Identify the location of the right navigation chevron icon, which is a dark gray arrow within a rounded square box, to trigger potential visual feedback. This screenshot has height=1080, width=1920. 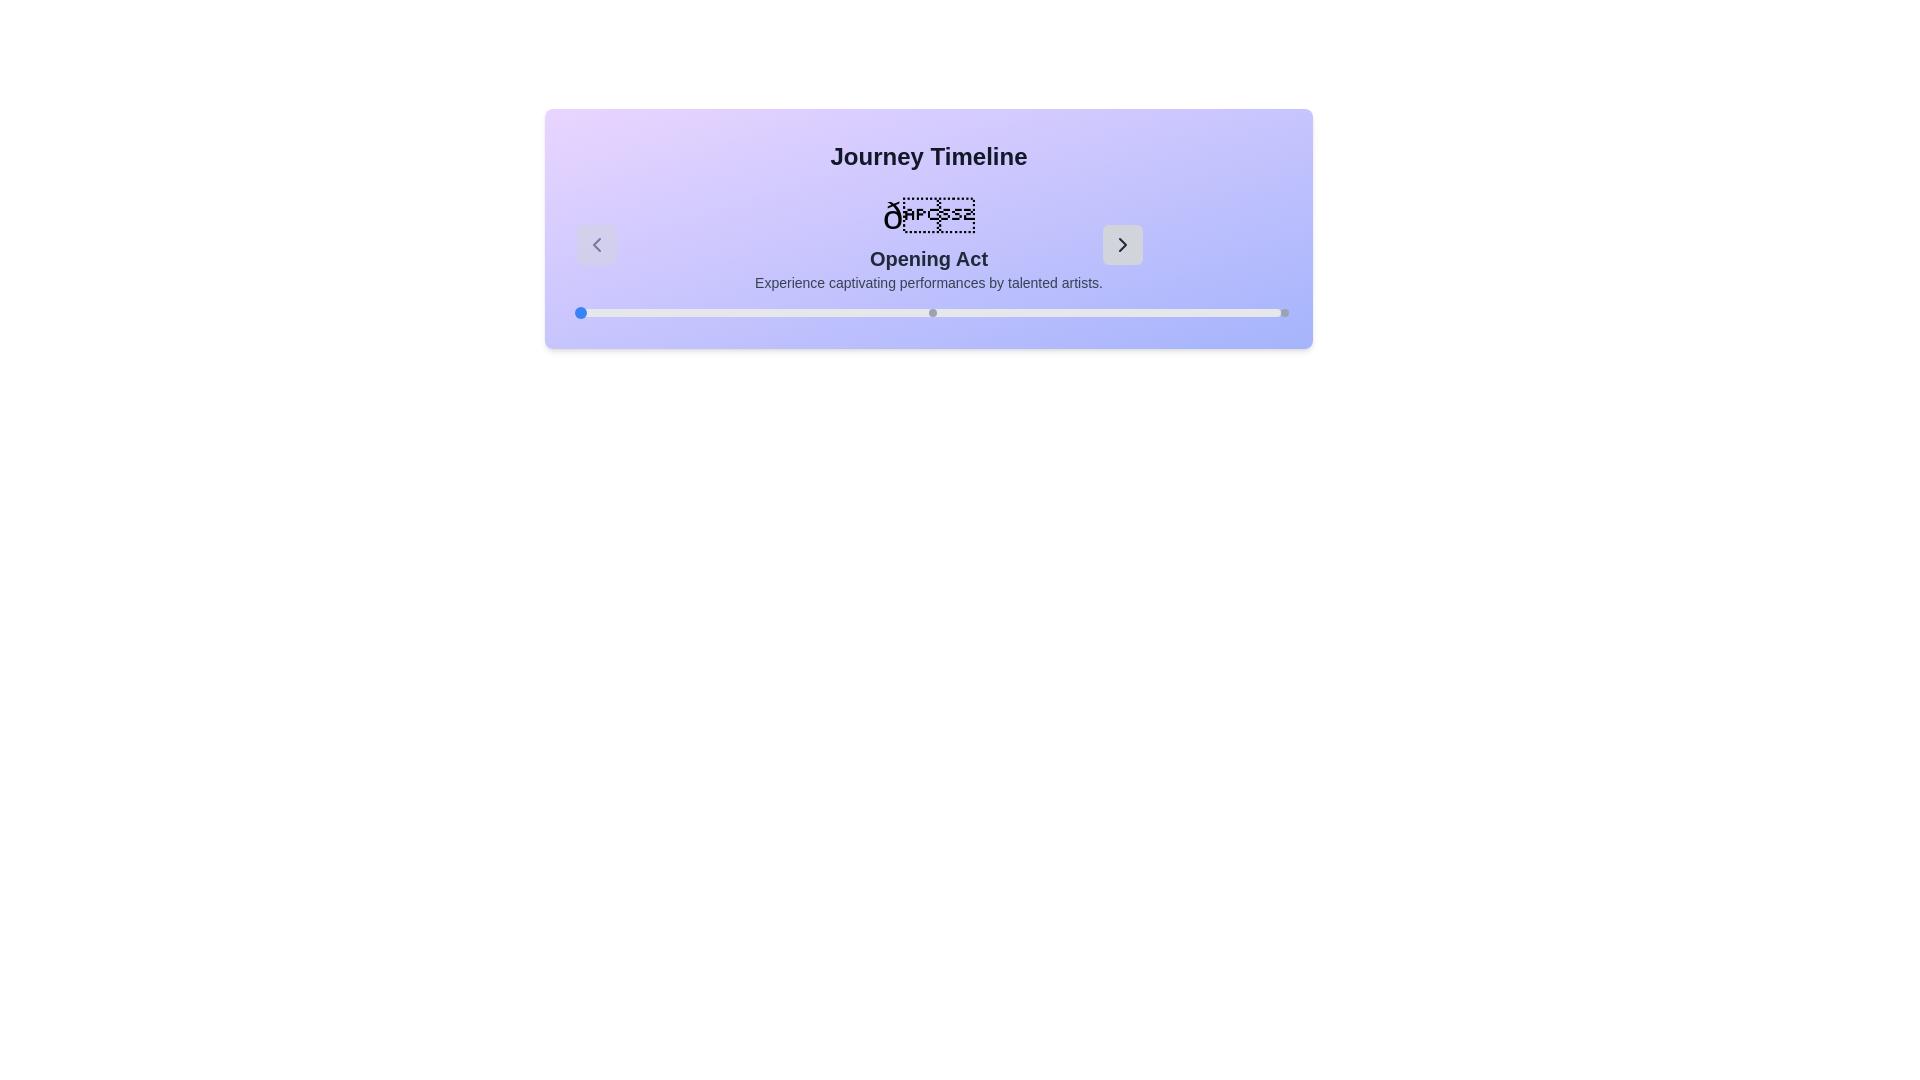
(1123, 244).